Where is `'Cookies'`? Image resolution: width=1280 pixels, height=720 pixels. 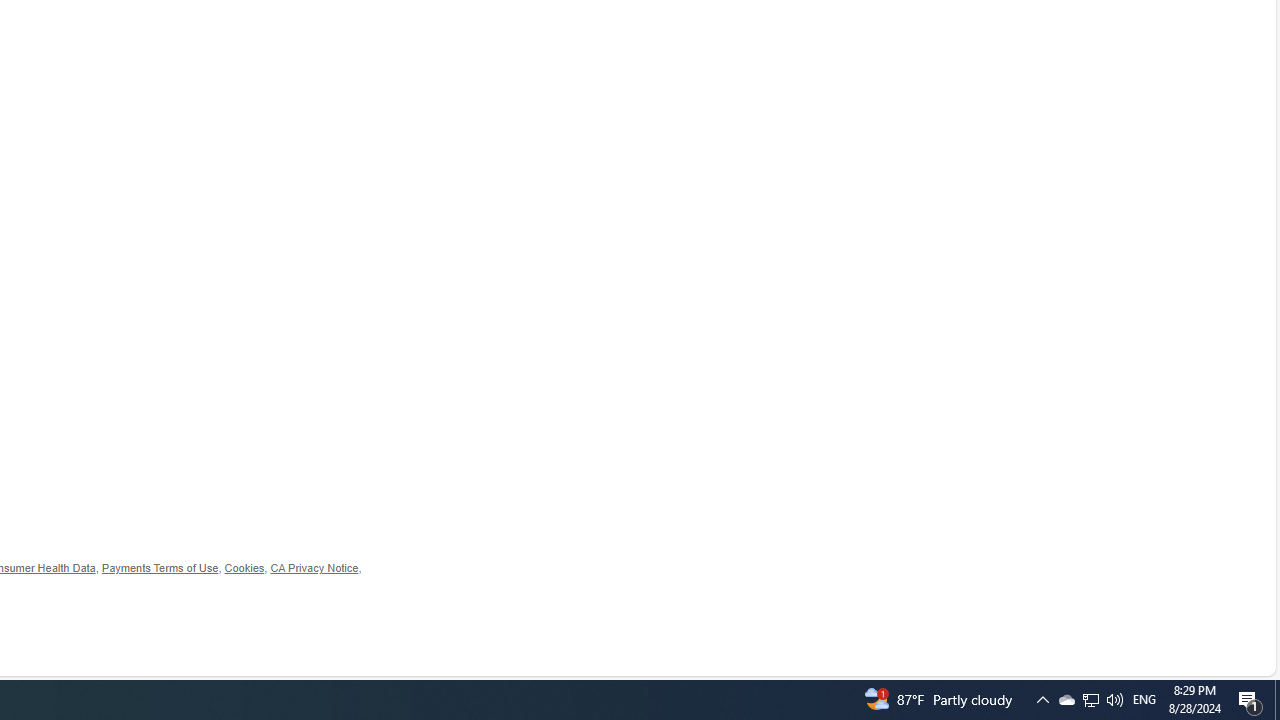
'Cookies' is located at coordinates (243, 568).